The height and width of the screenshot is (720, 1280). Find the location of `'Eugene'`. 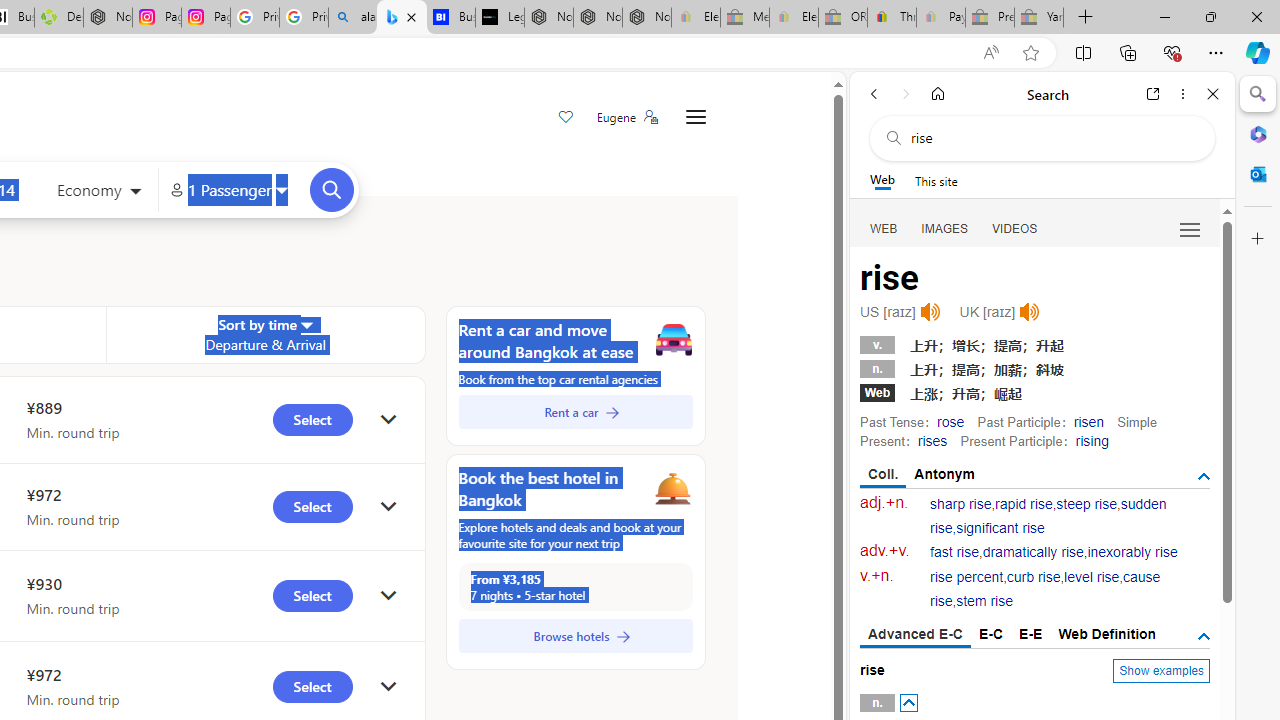

'Eugene' is located at coordinates (625, 117).